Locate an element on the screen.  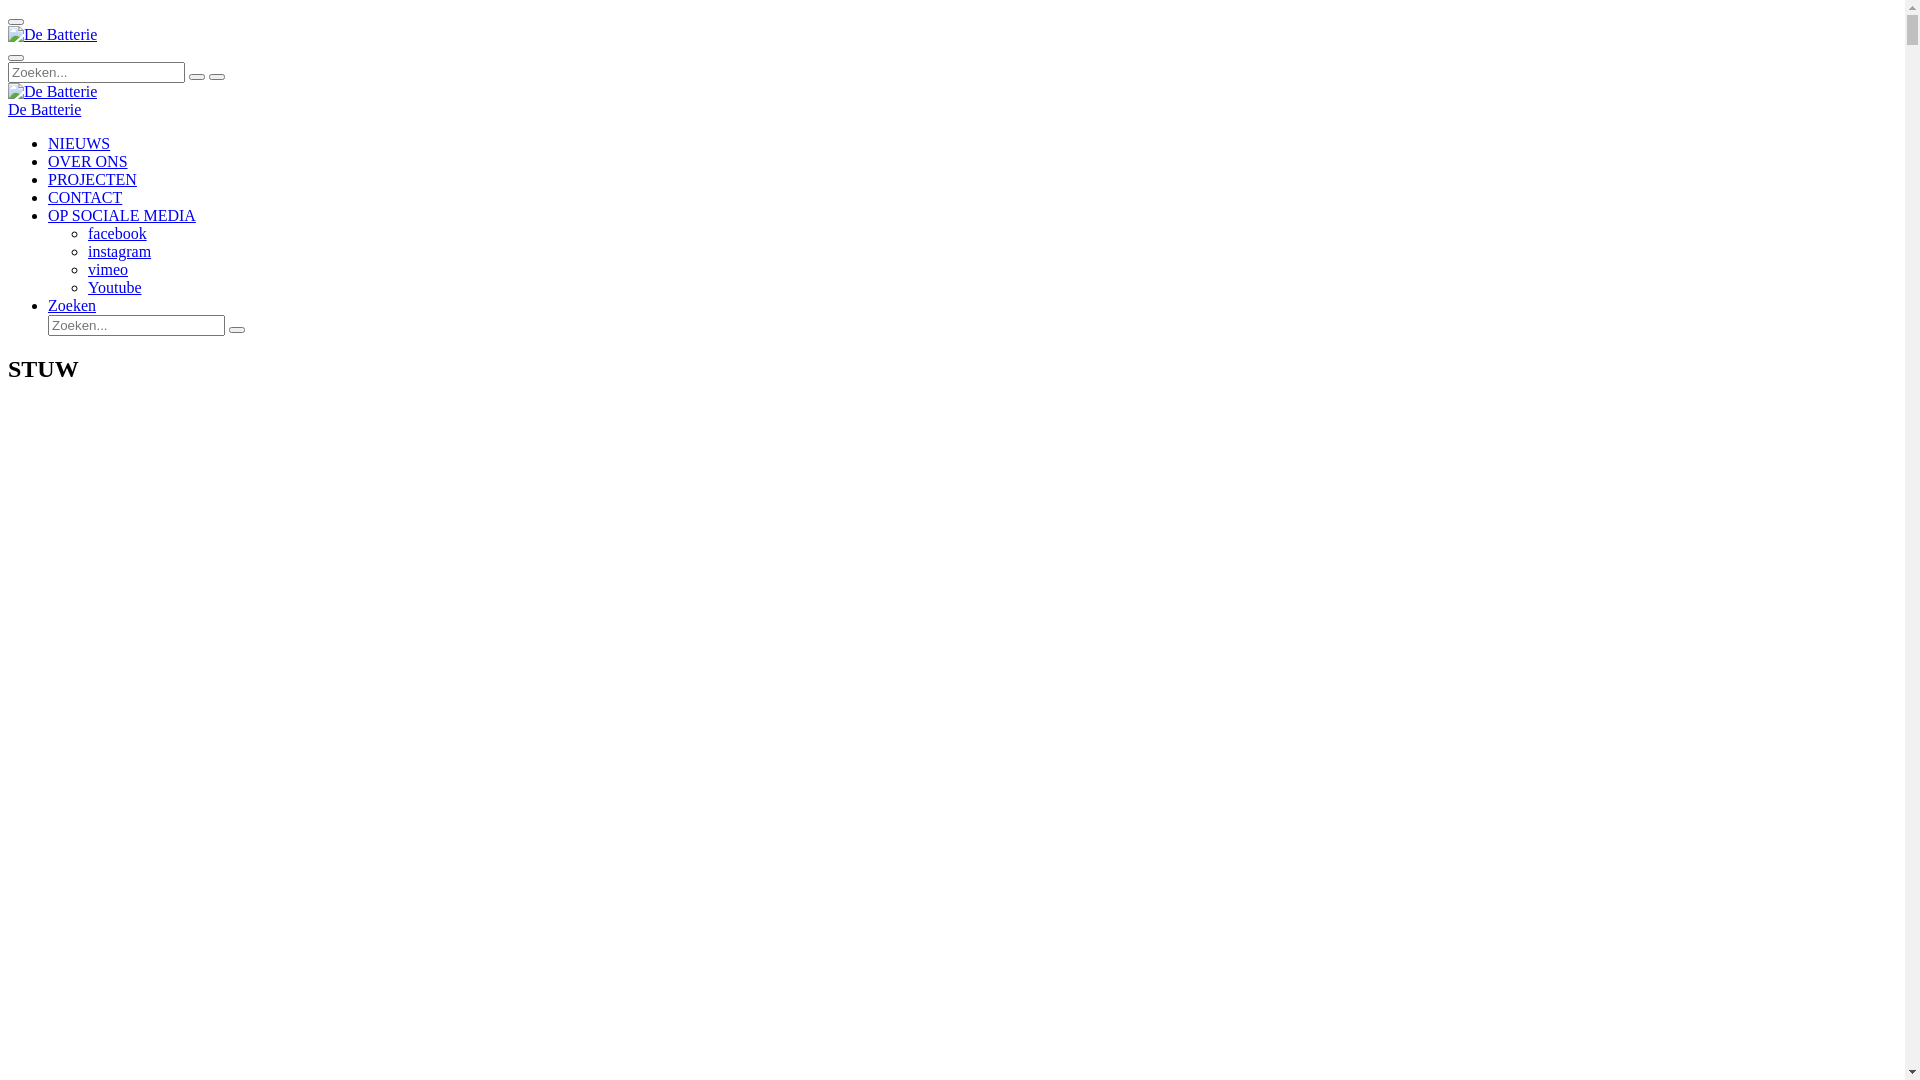
'Youtube' is located at coordinates (114, 287).